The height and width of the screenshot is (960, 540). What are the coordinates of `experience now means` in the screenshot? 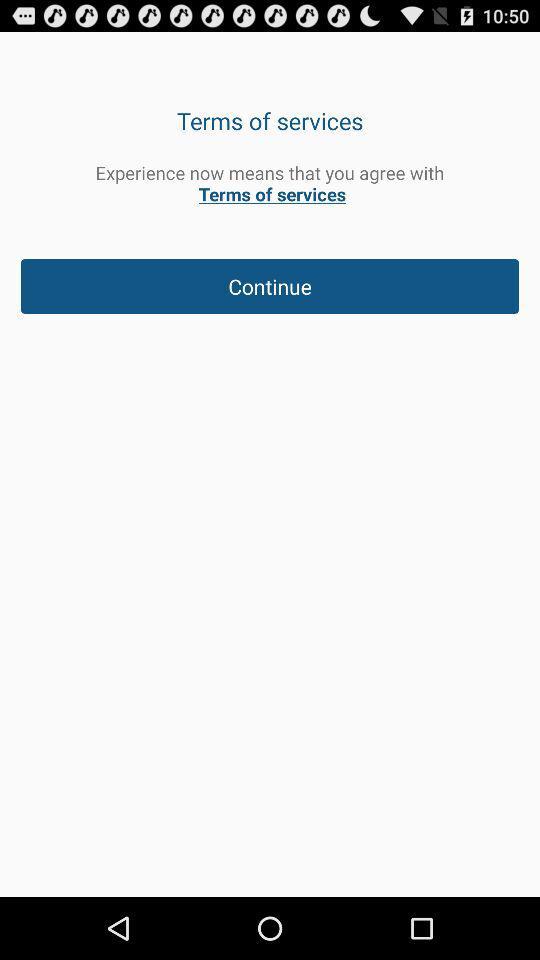 It's located at (270, 183).